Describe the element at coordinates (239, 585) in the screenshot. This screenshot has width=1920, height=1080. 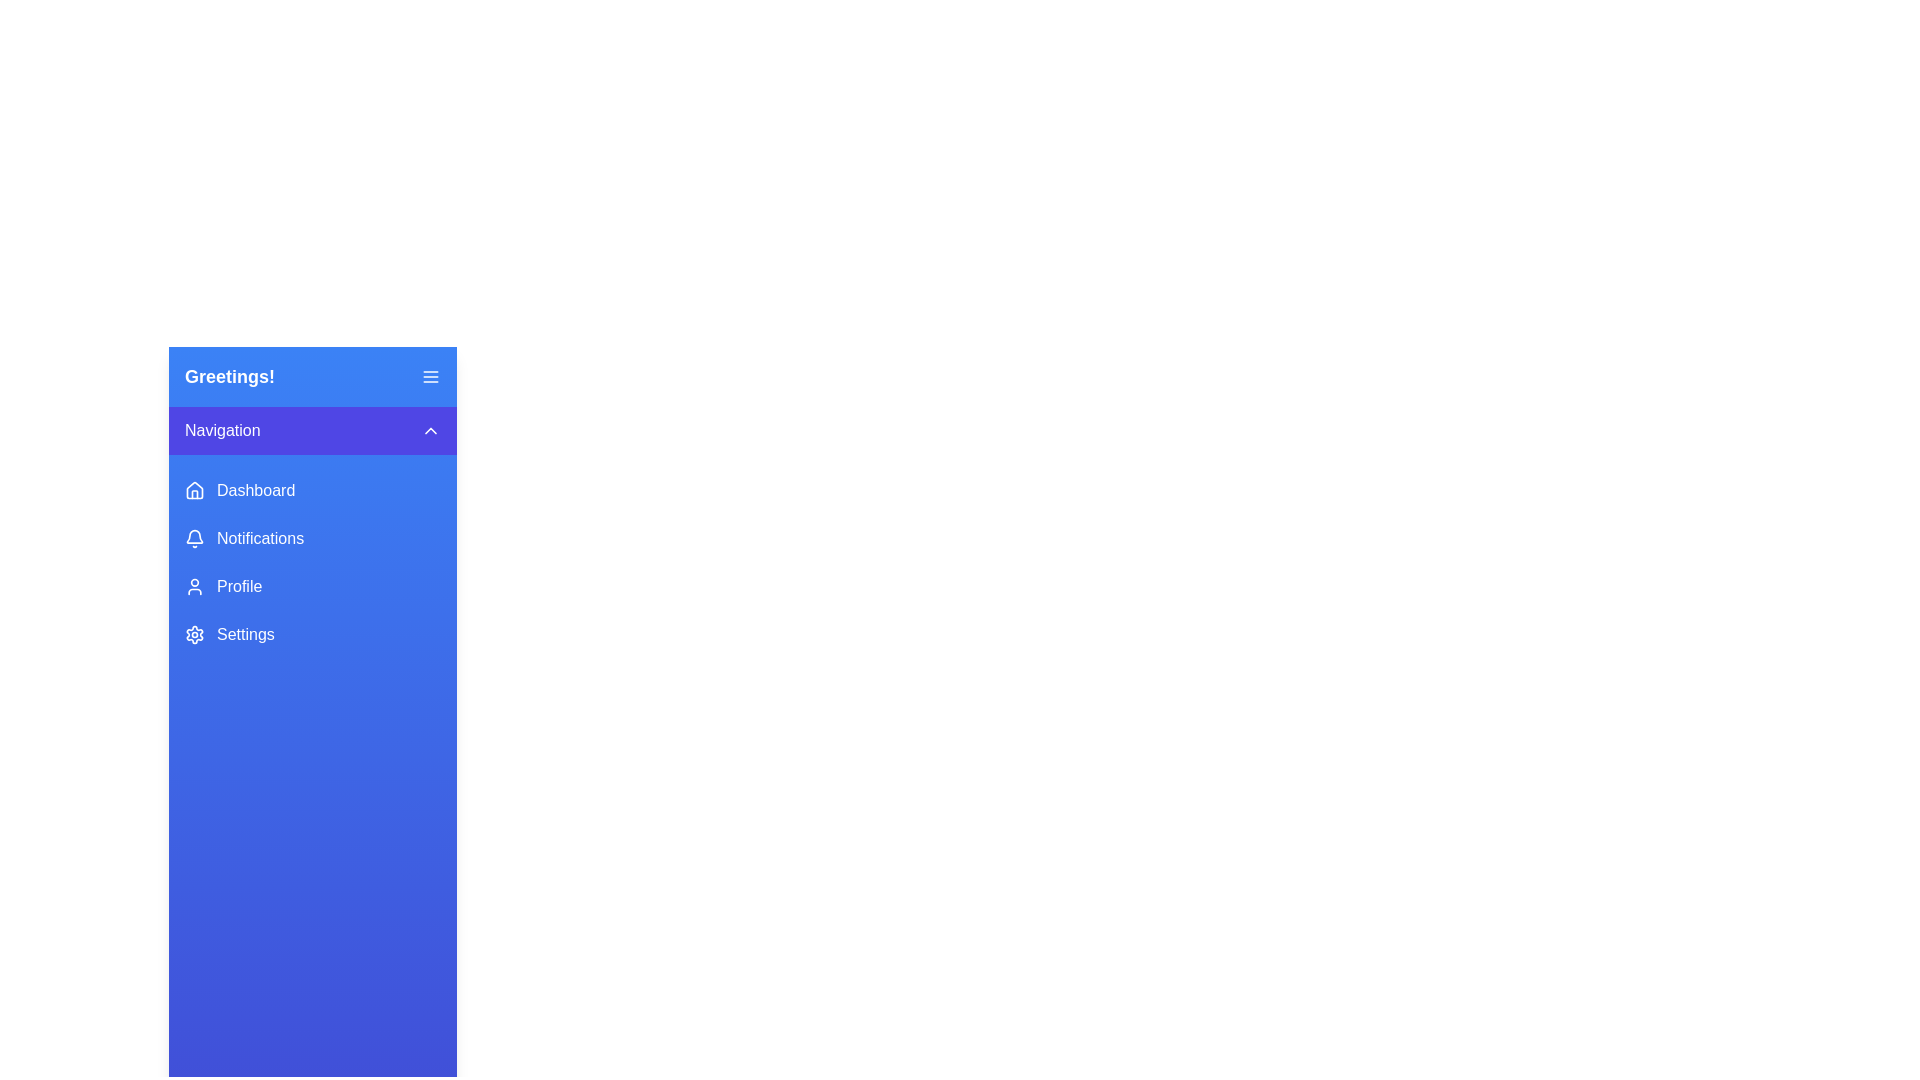
I see `the 'Profile' text label in the navigation menu, which is positioned below the 'Notifications' menu item and to the right of the user icon` at that location.